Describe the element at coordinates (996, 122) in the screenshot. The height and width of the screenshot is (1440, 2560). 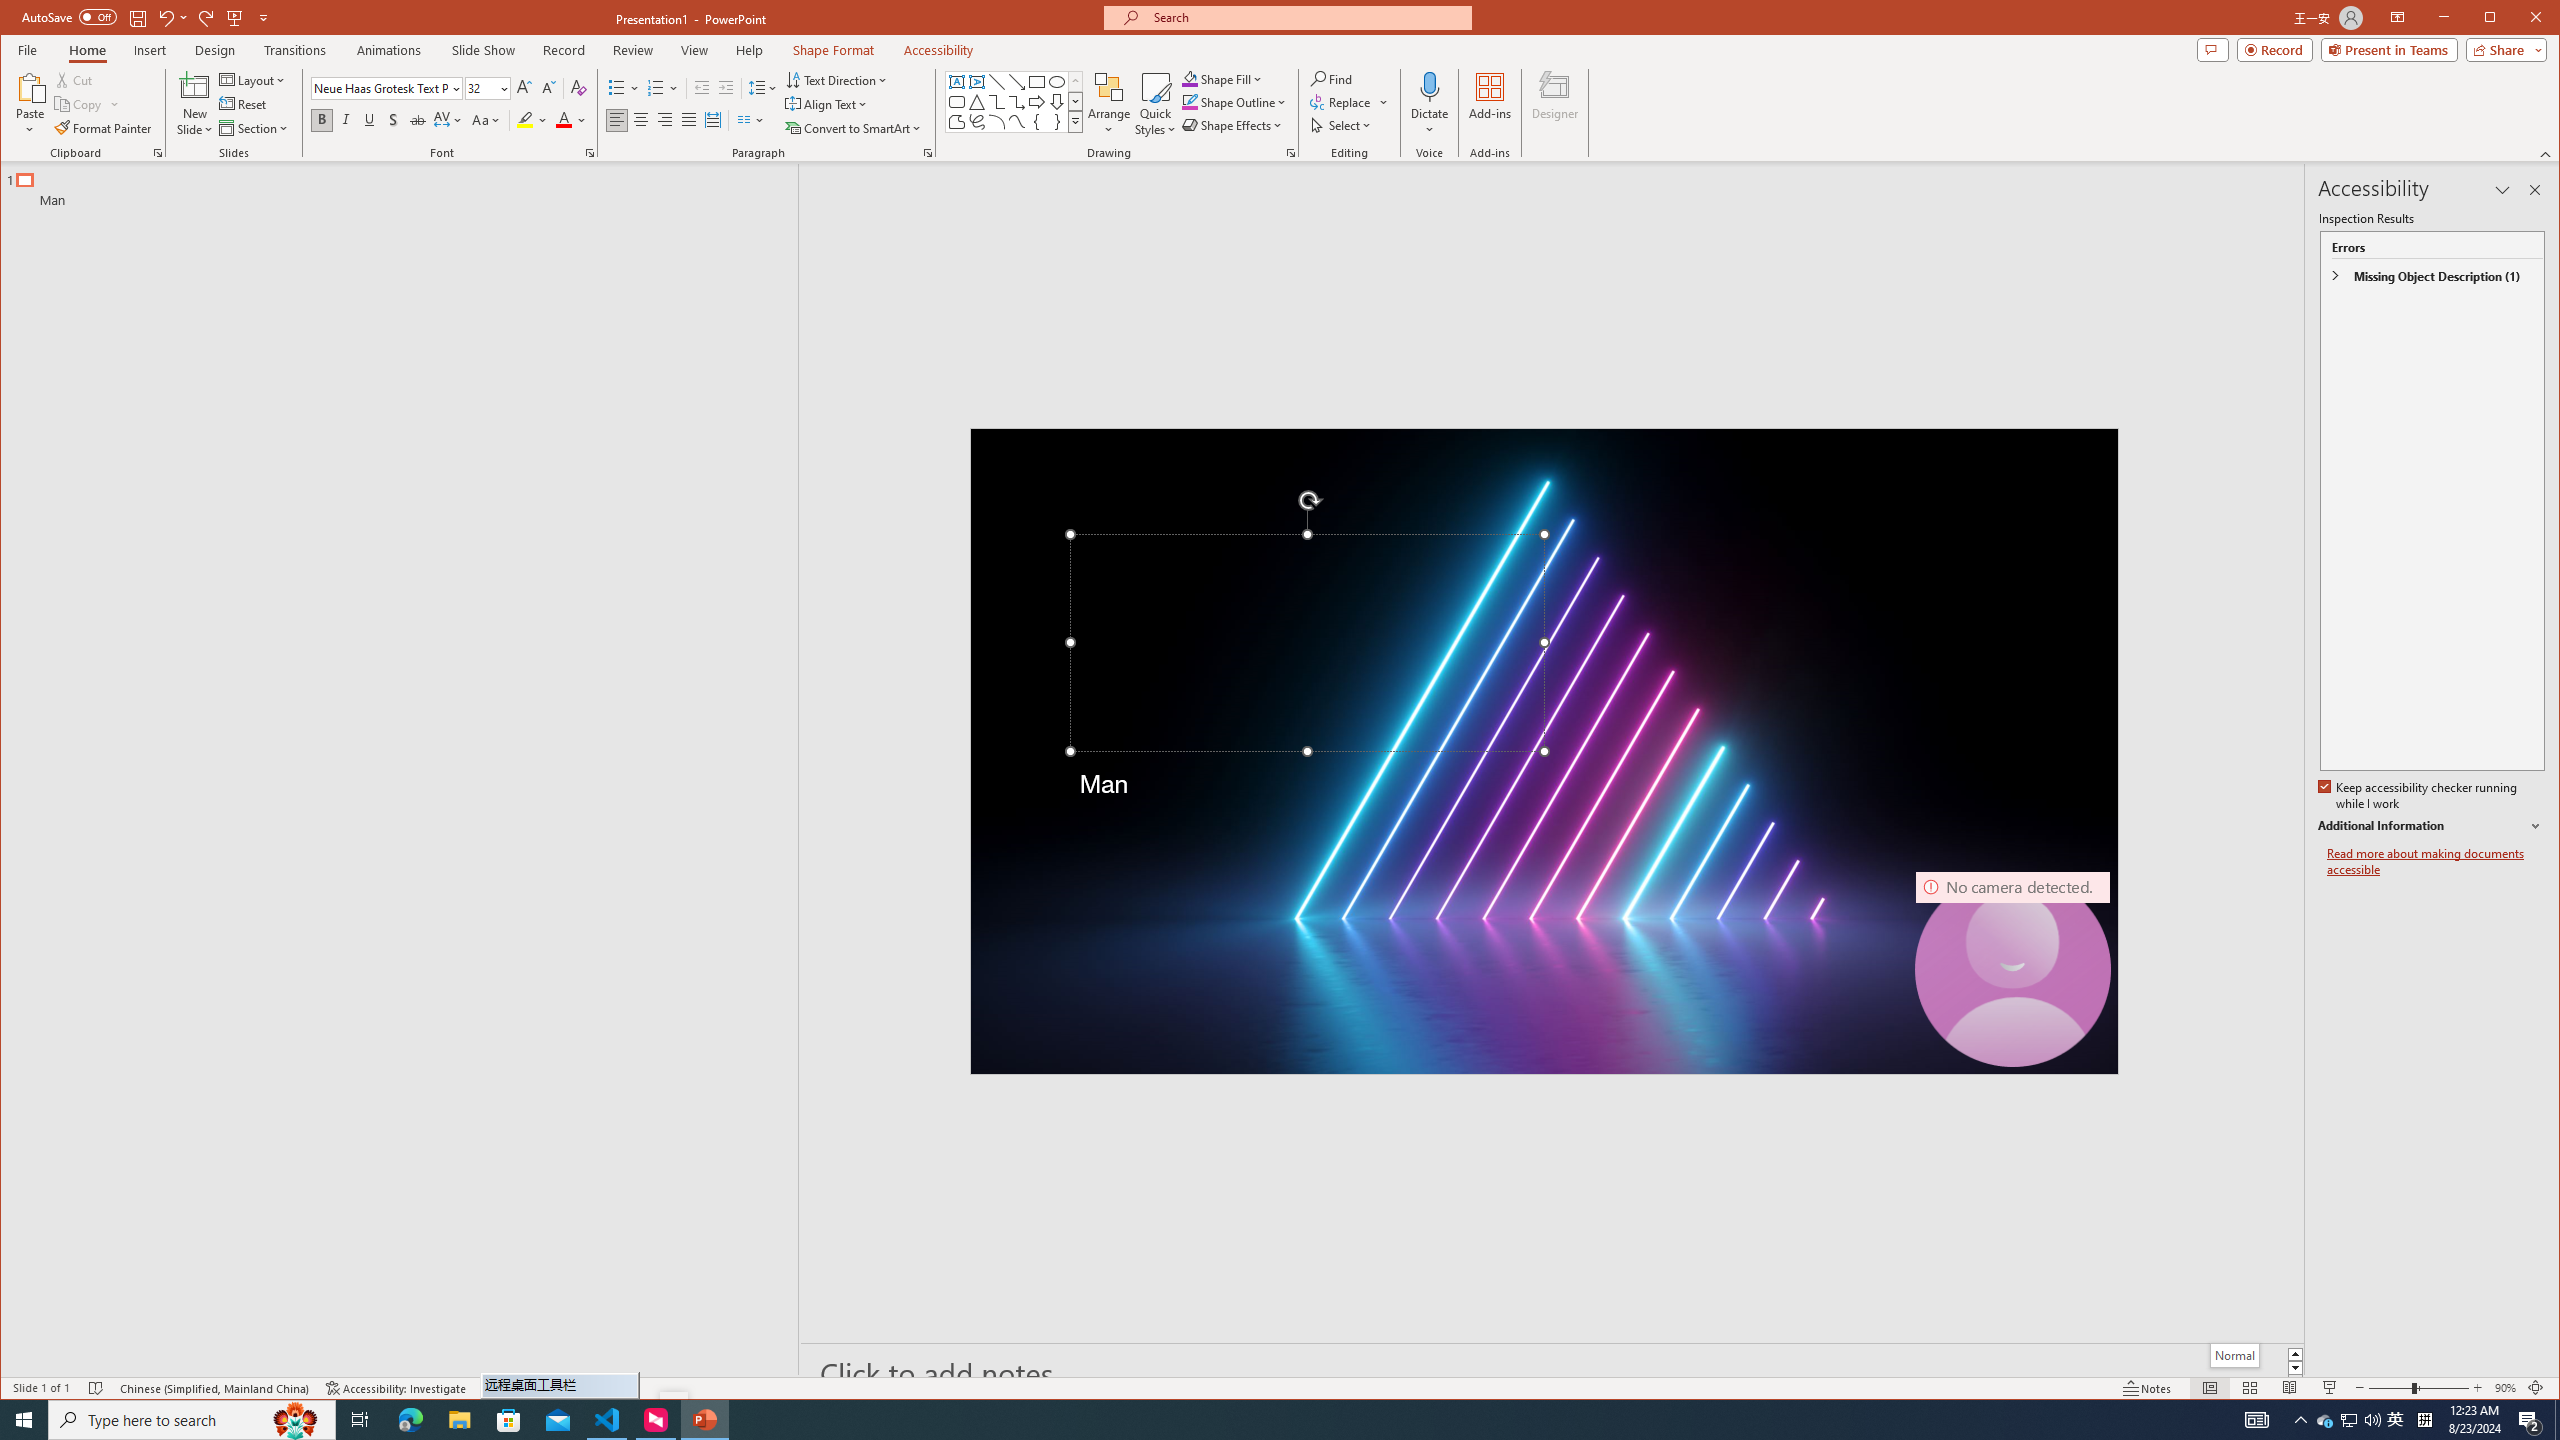
I see `'Arc'` at that location.